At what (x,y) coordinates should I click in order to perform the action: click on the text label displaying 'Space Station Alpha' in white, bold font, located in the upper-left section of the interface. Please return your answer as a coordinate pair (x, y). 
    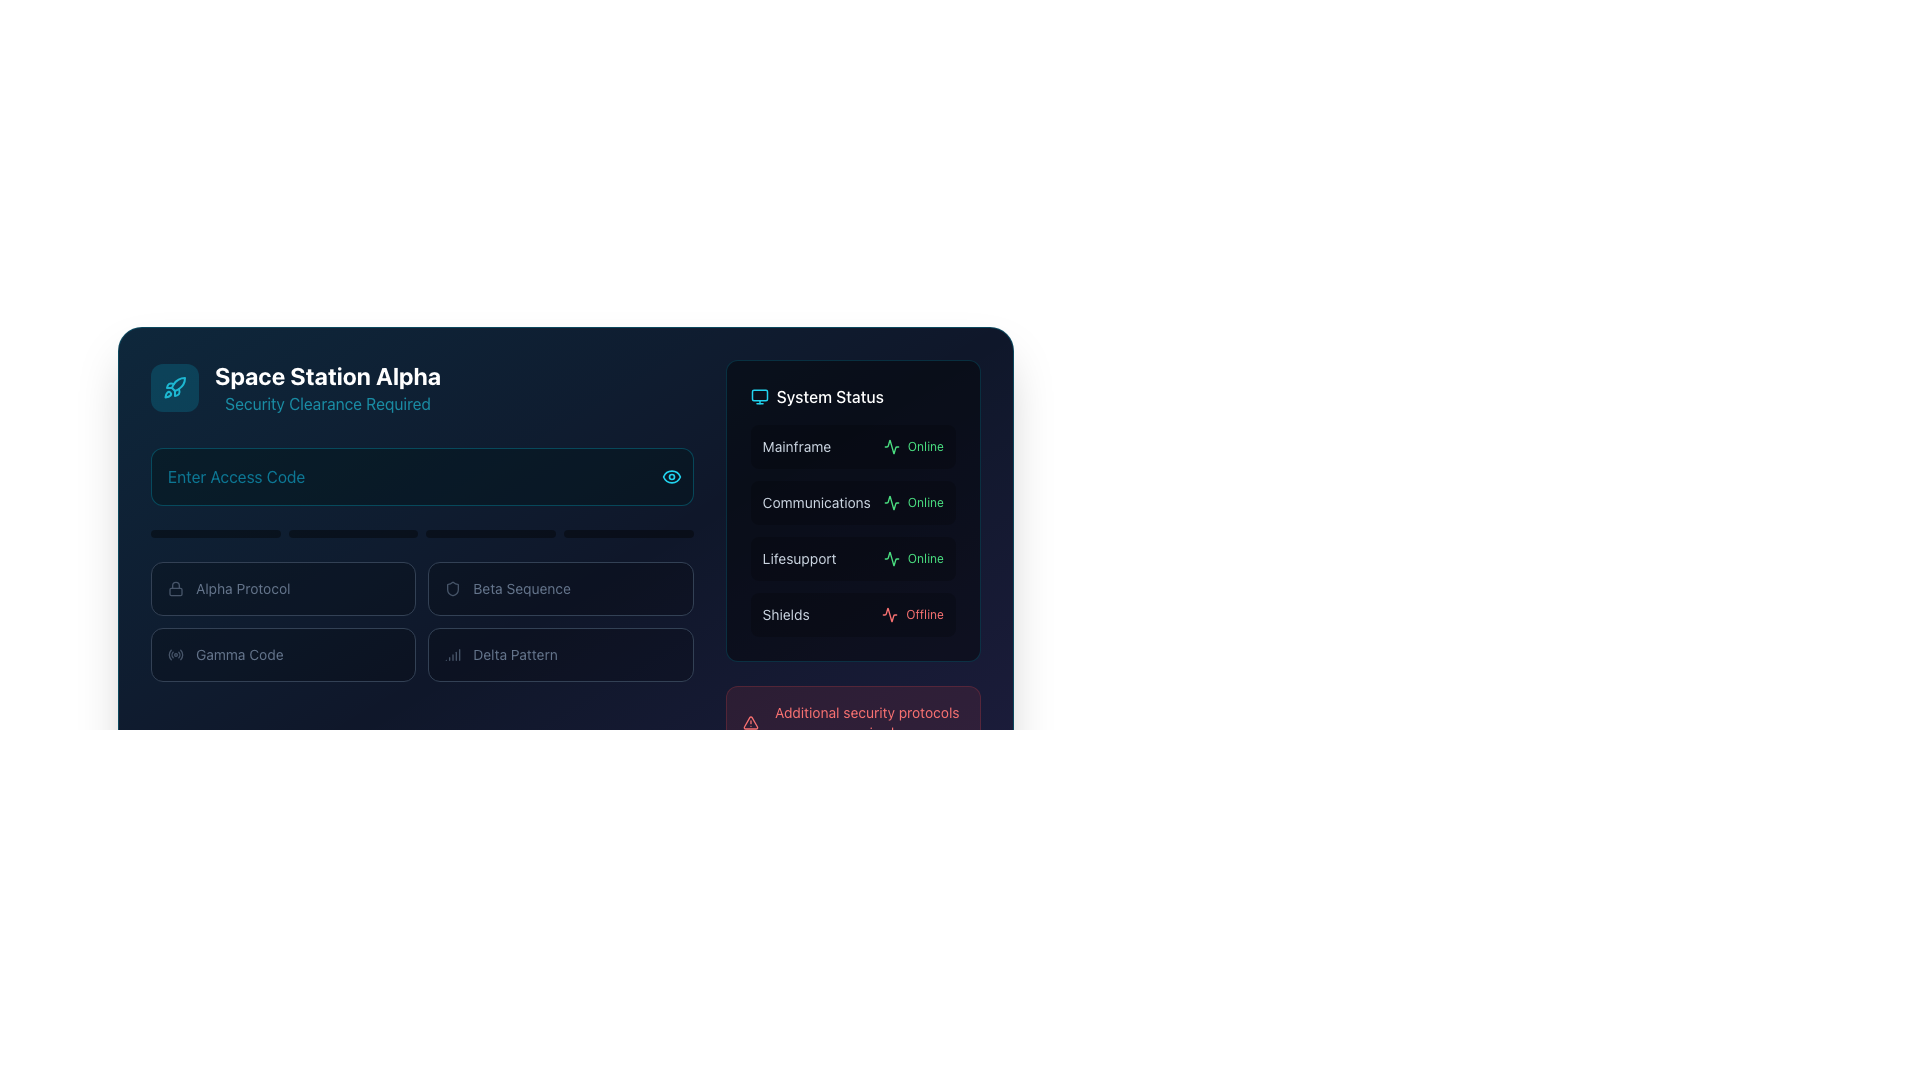
    Looking at the image, I should click on (328, 388).